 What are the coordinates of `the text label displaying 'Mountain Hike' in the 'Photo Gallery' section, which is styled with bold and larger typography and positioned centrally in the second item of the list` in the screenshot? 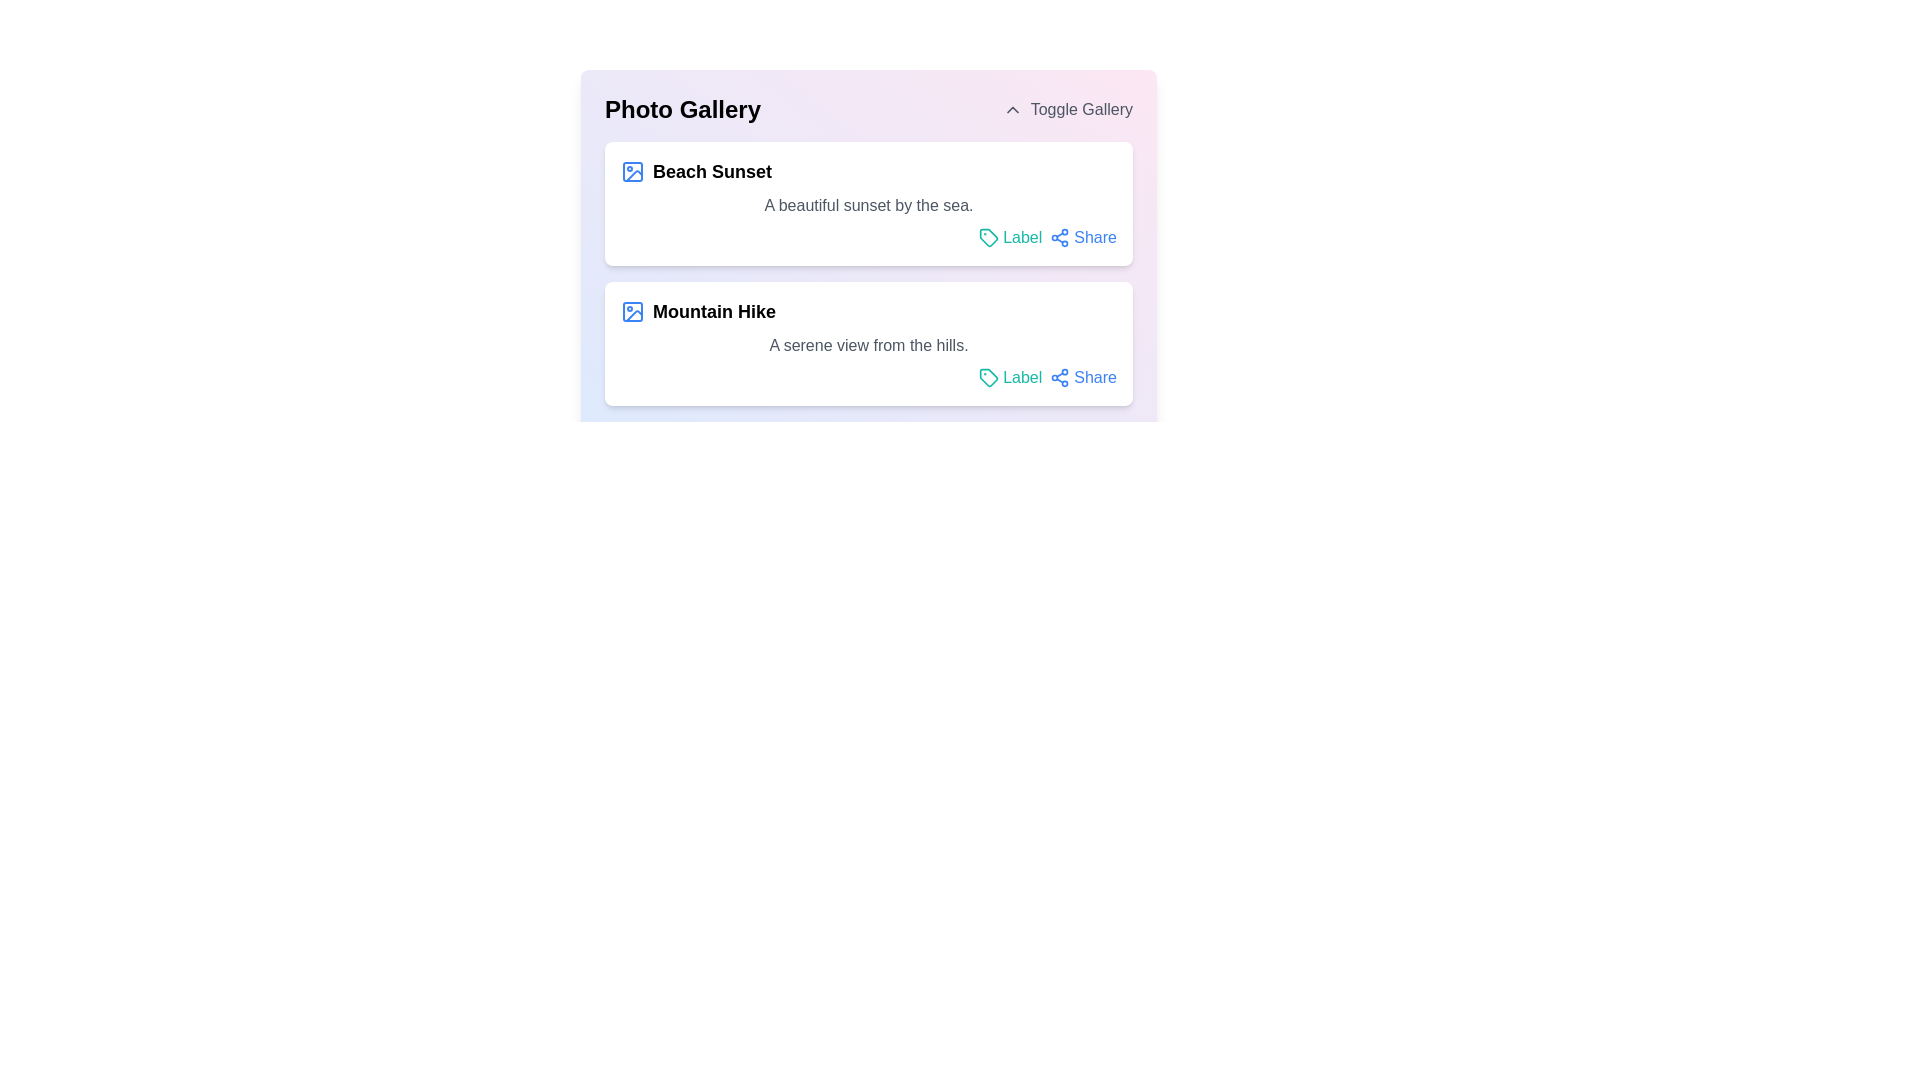 It's located at (714, 312).